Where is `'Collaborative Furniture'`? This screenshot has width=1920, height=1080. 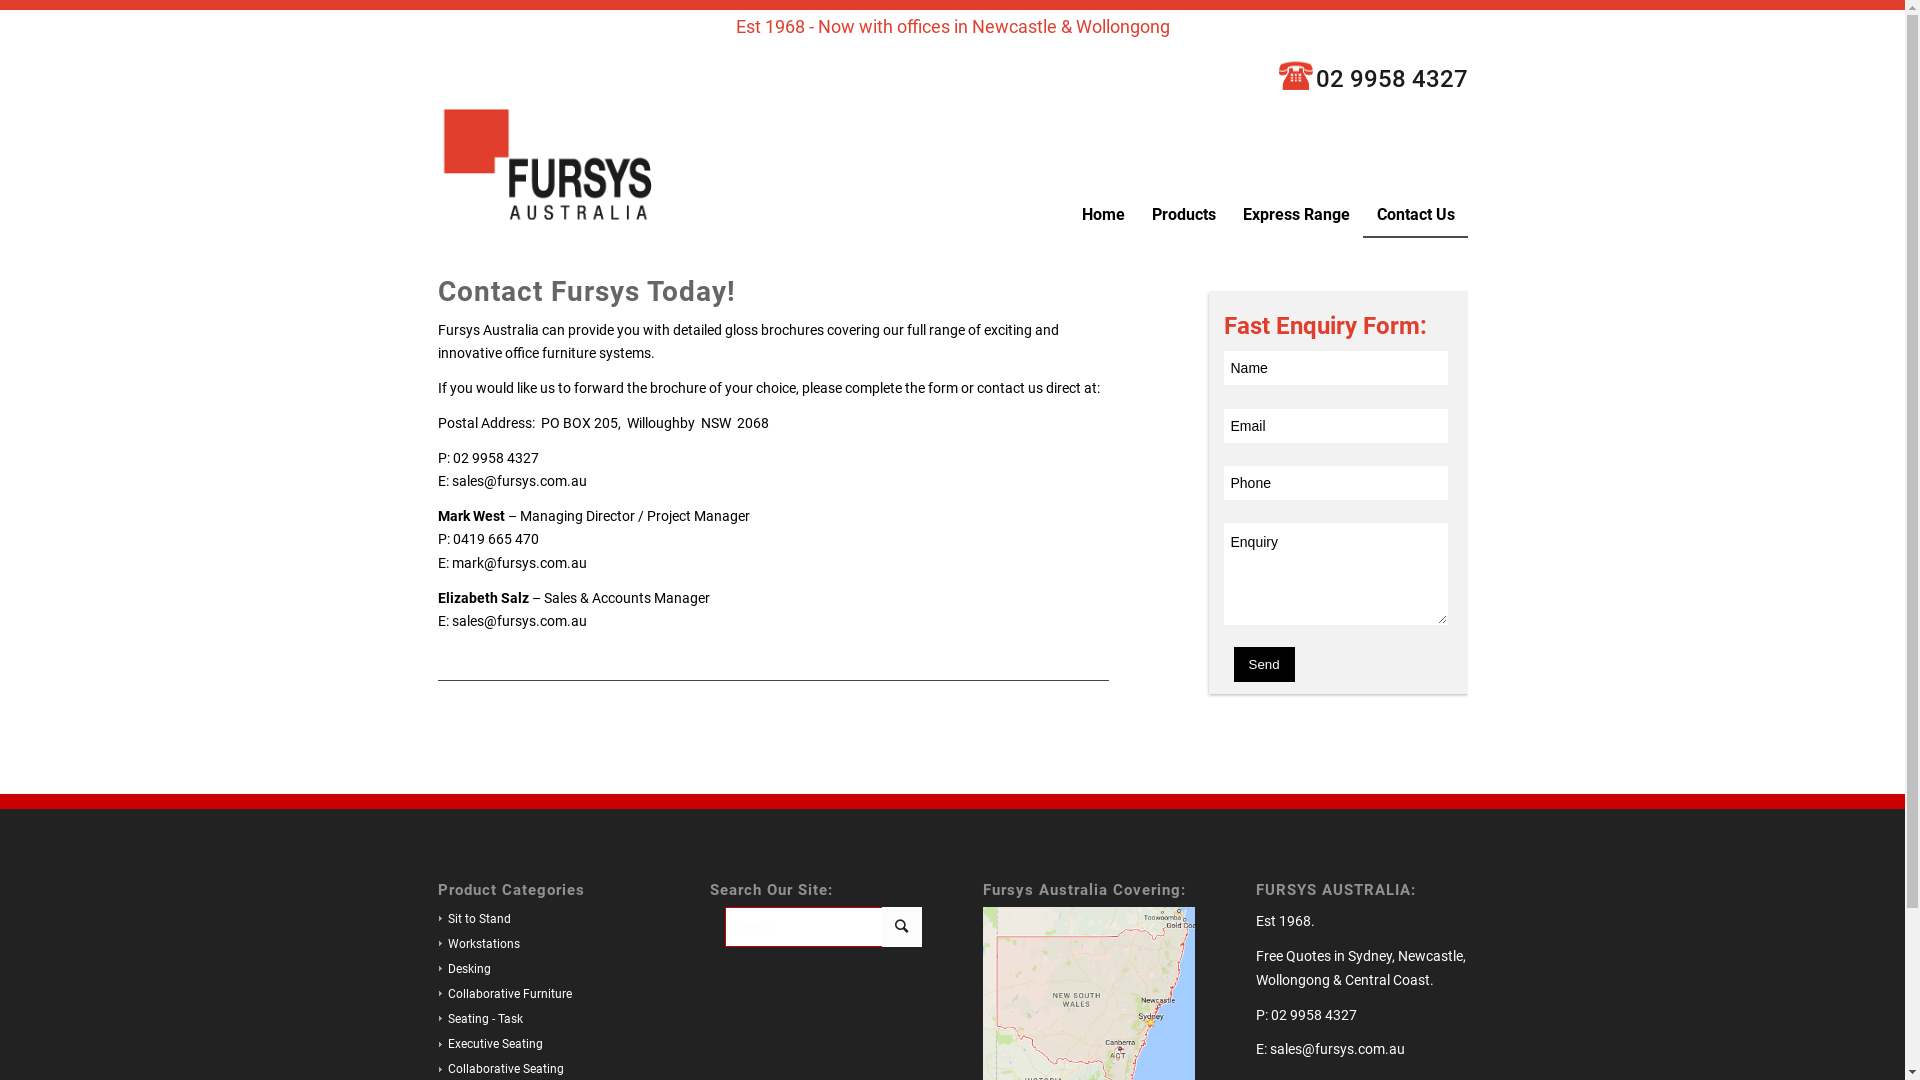 'Collaborative Furniture' is located at coordinates (504, 994).